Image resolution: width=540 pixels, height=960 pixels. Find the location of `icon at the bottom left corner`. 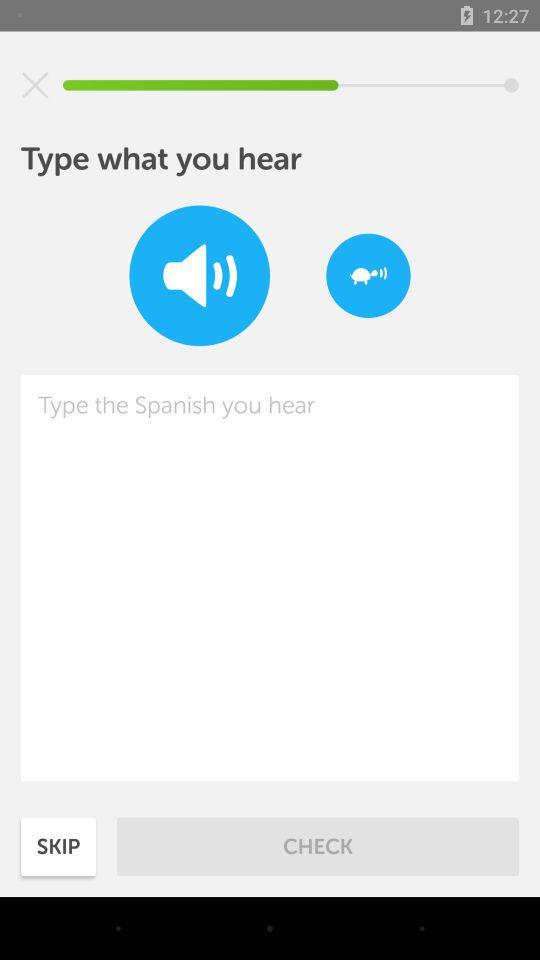

icon at the bottom left corner is located at coordinates (58, 845).